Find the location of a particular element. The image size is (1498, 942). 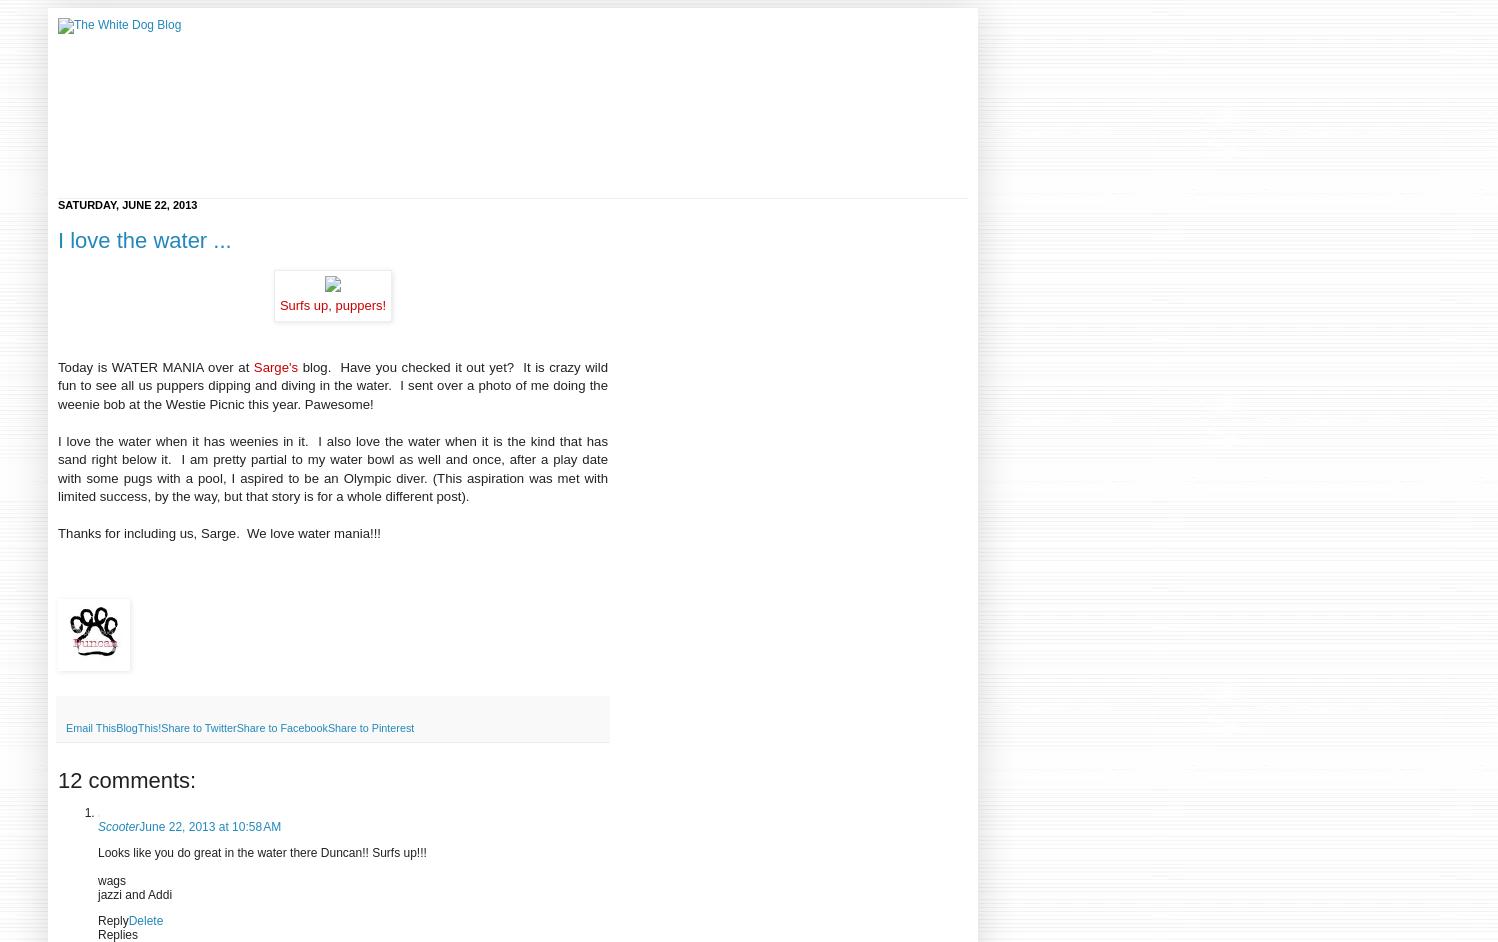

'Share to Facebook' is located at coordinates (235, 726).